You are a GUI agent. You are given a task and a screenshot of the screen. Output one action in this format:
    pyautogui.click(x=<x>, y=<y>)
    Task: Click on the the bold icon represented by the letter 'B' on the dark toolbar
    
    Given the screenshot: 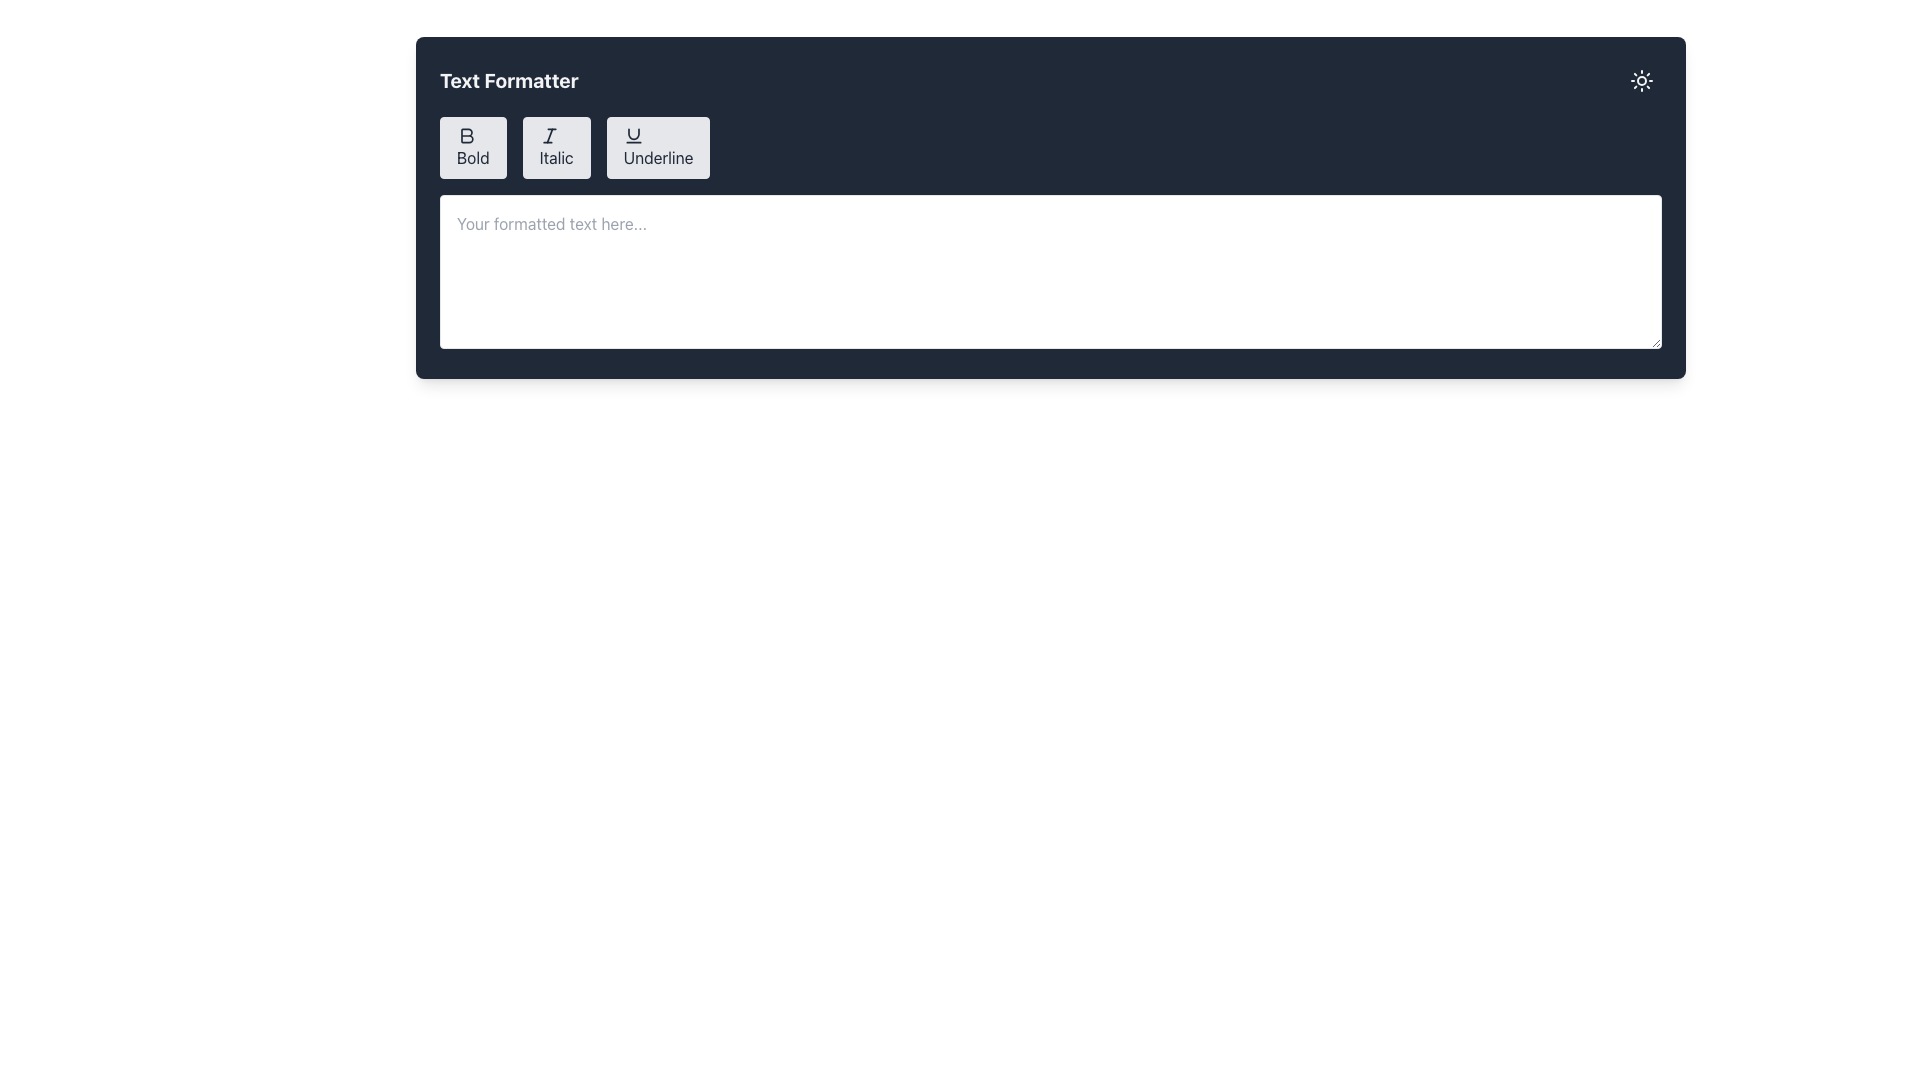 What is the action you would take?
    pyautogui.click(x=466, y=135)
    